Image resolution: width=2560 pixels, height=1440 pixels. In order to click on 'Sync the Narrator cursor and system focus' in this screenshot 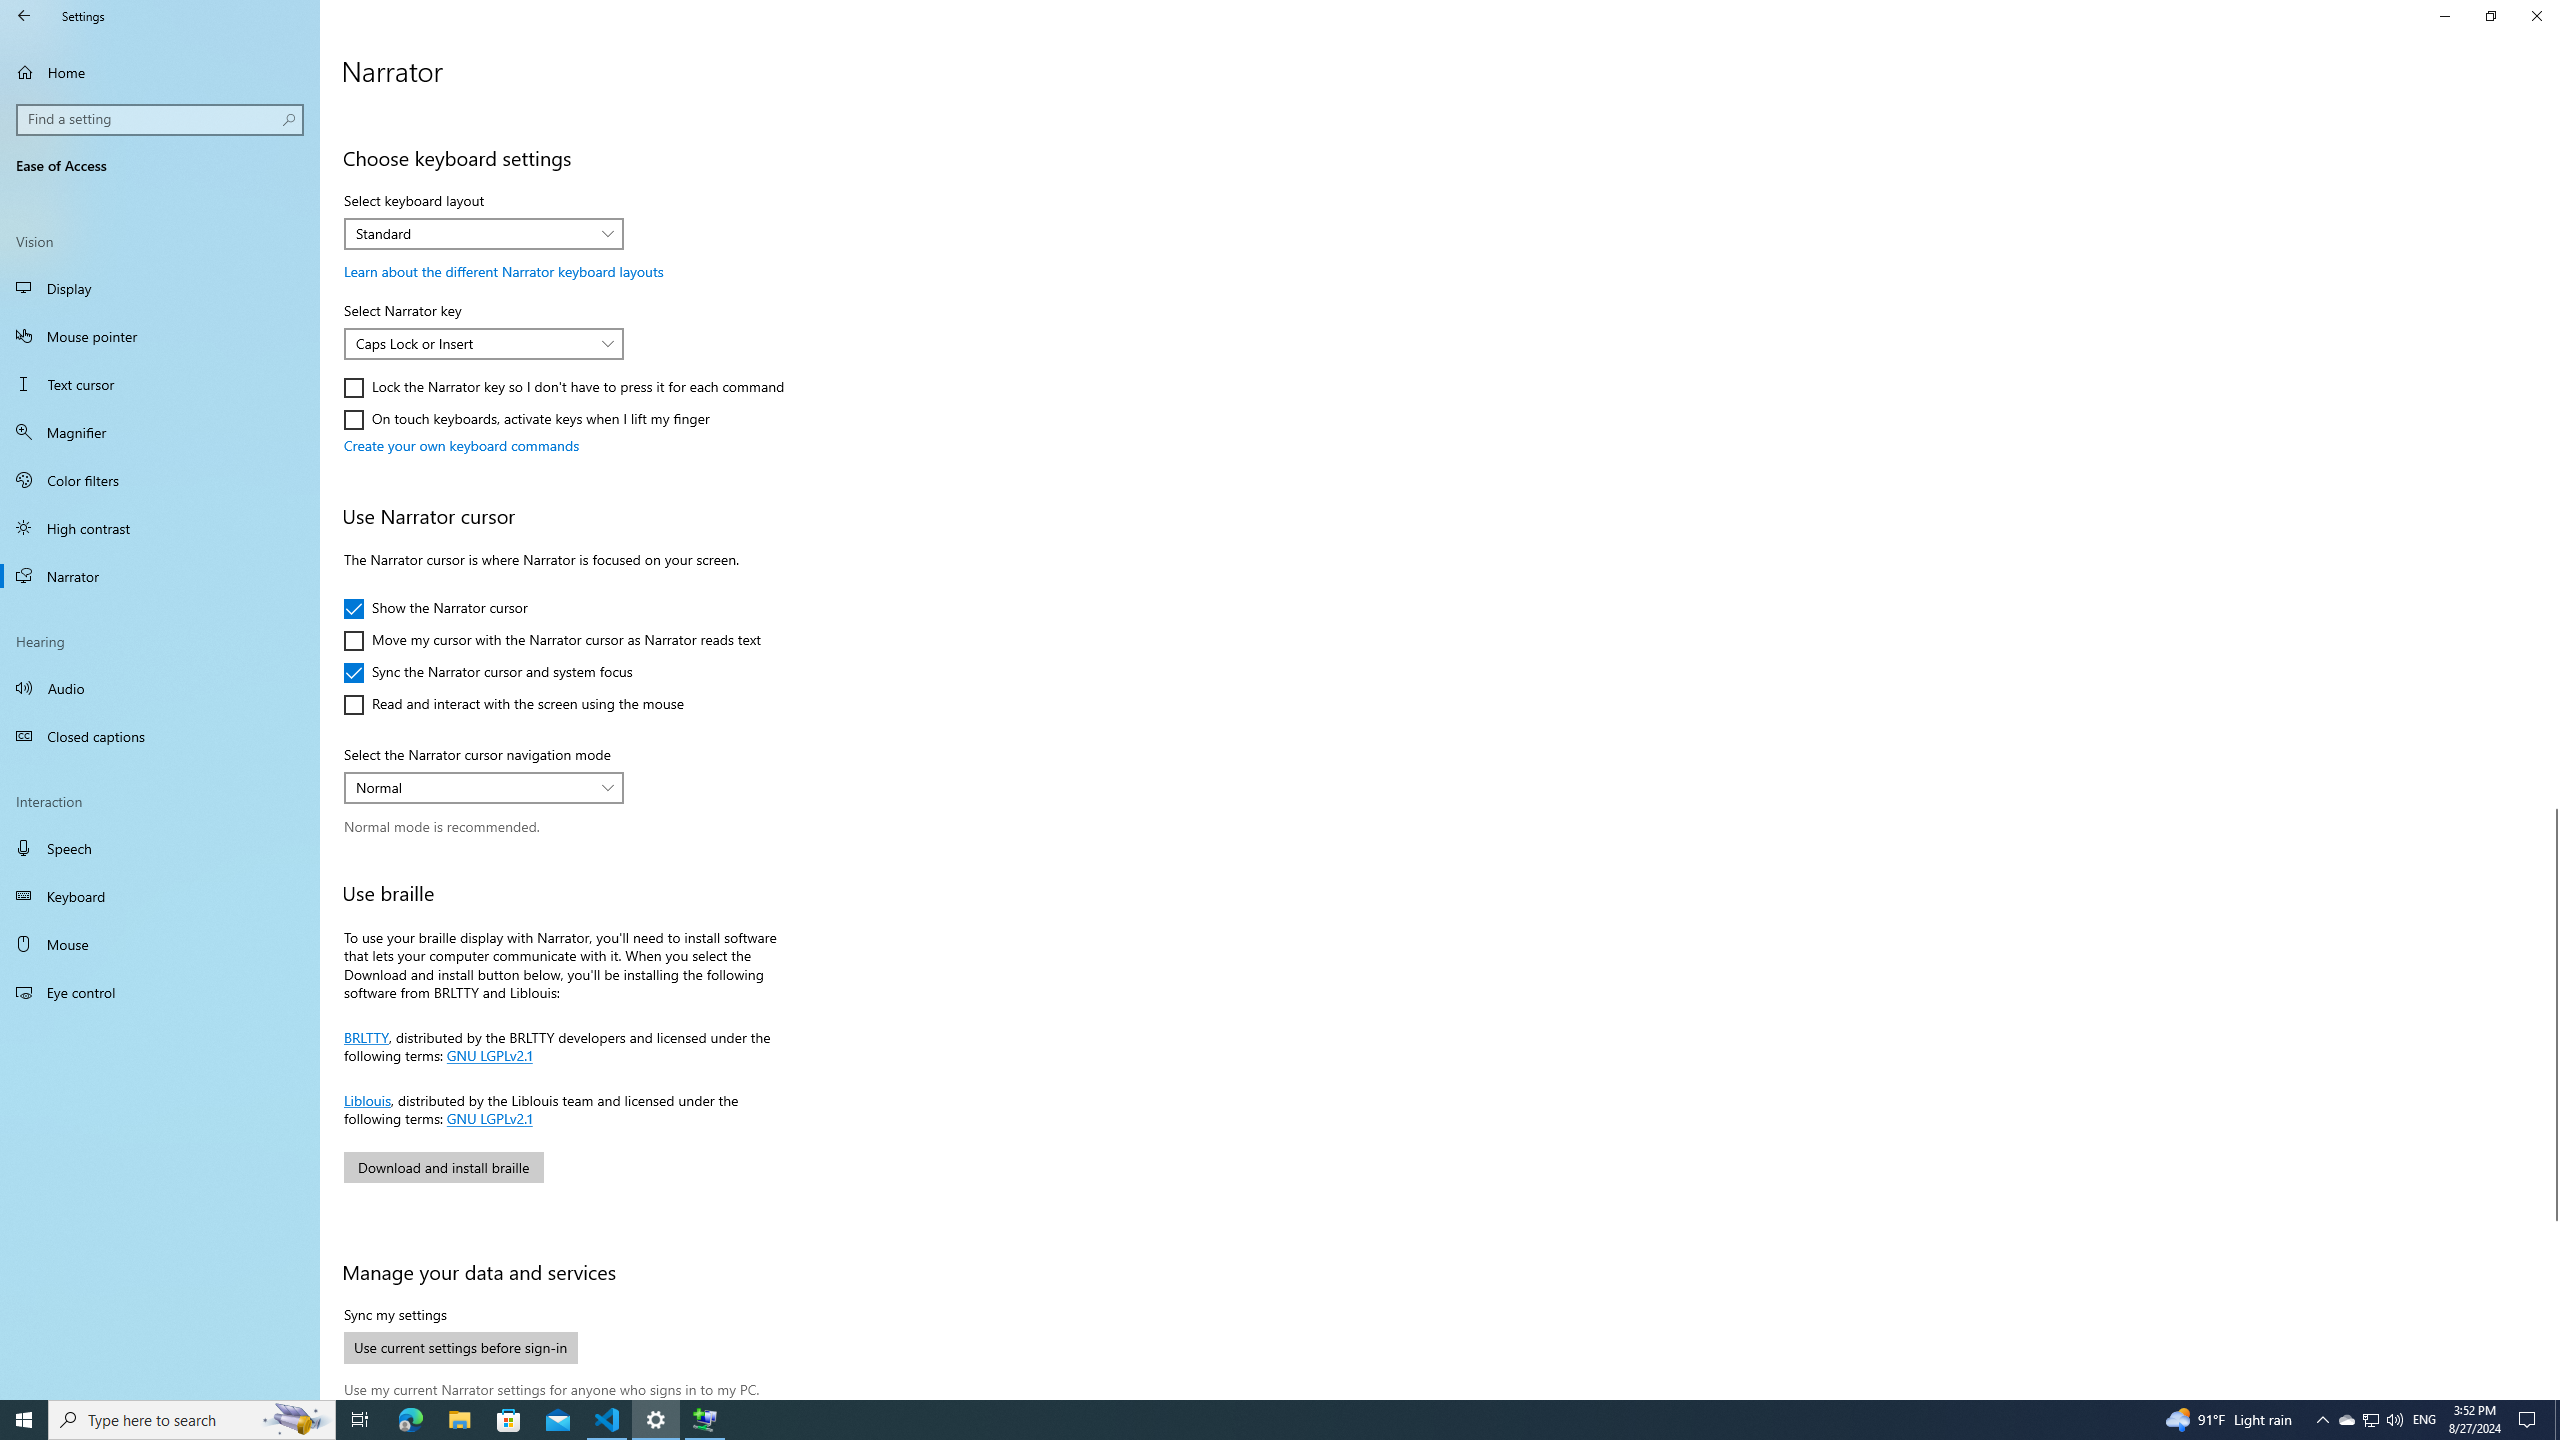, I will do `click(486, 671)`.